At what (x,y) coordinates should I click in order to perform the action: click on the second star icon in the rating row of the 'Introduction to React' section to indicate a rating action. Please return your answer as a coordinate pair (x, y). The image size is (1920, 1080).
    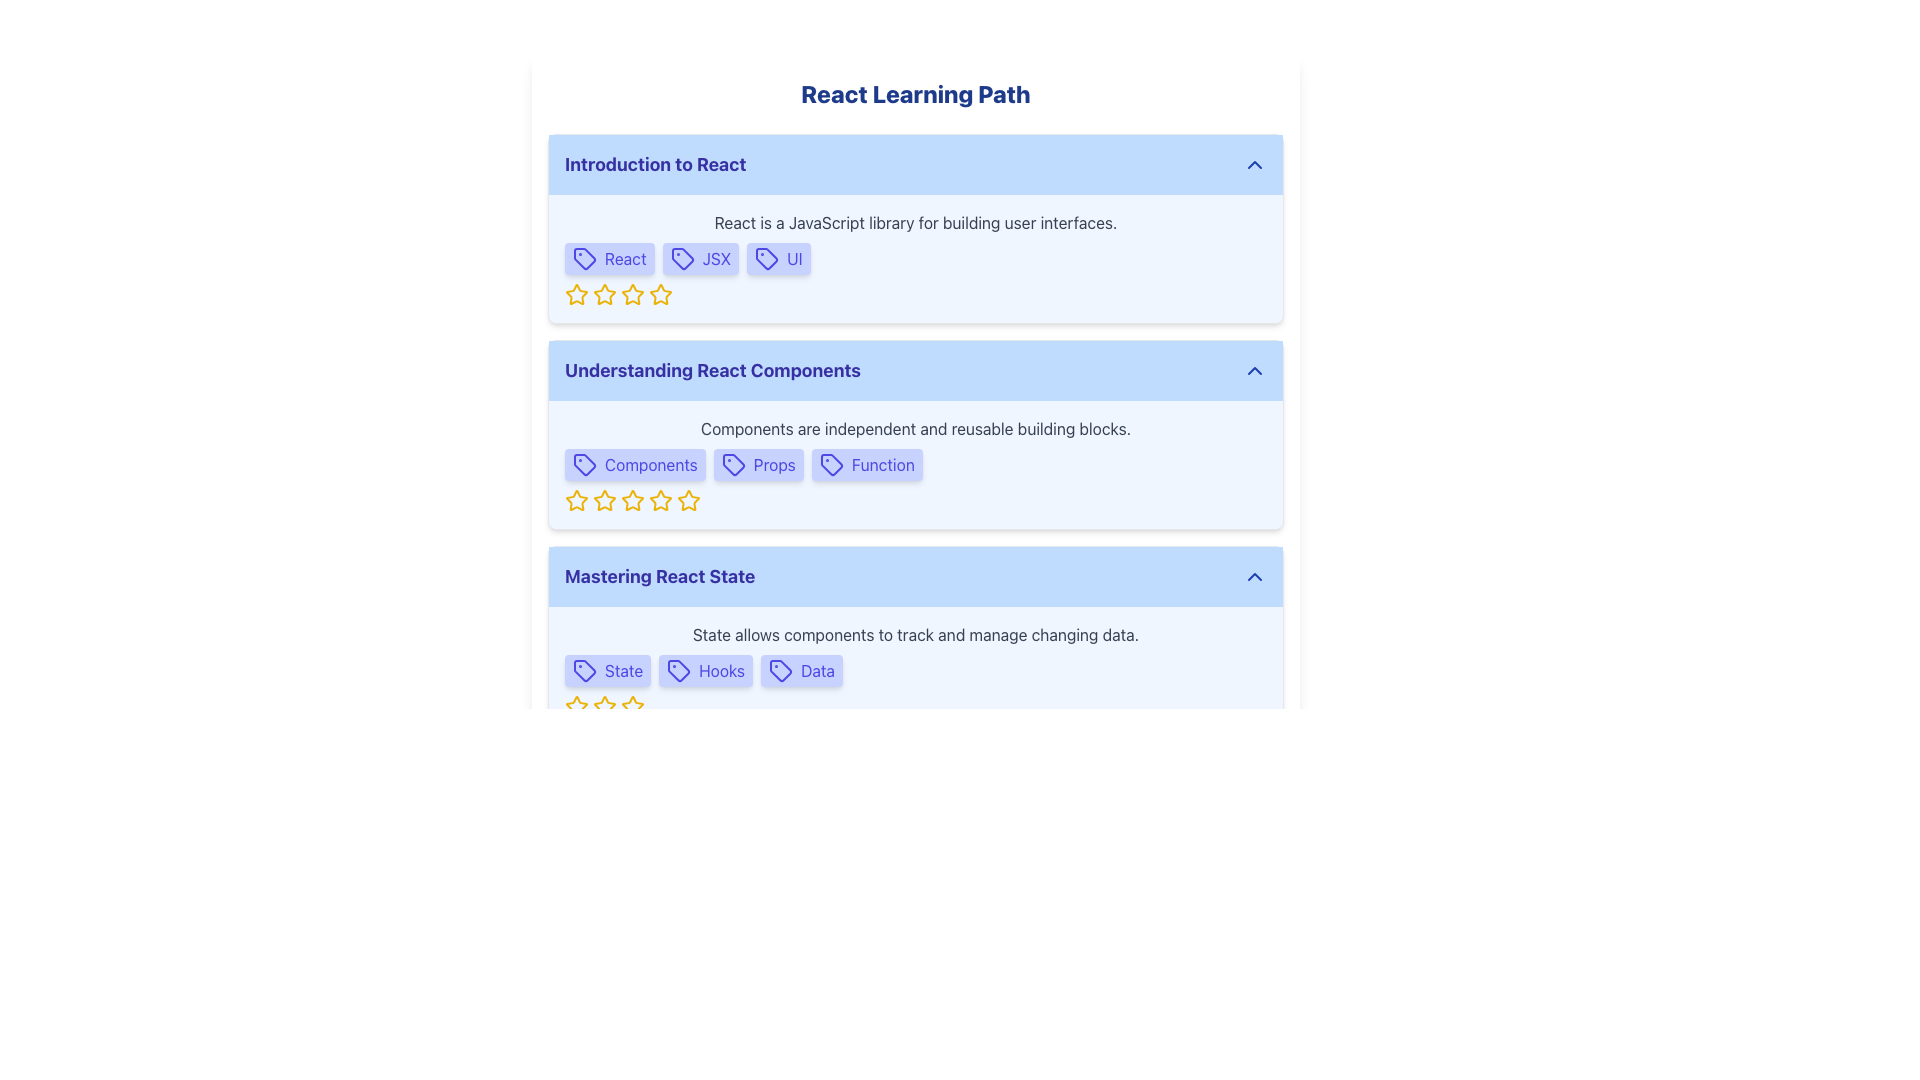
    Looking at the image, I should click on (661, 294).